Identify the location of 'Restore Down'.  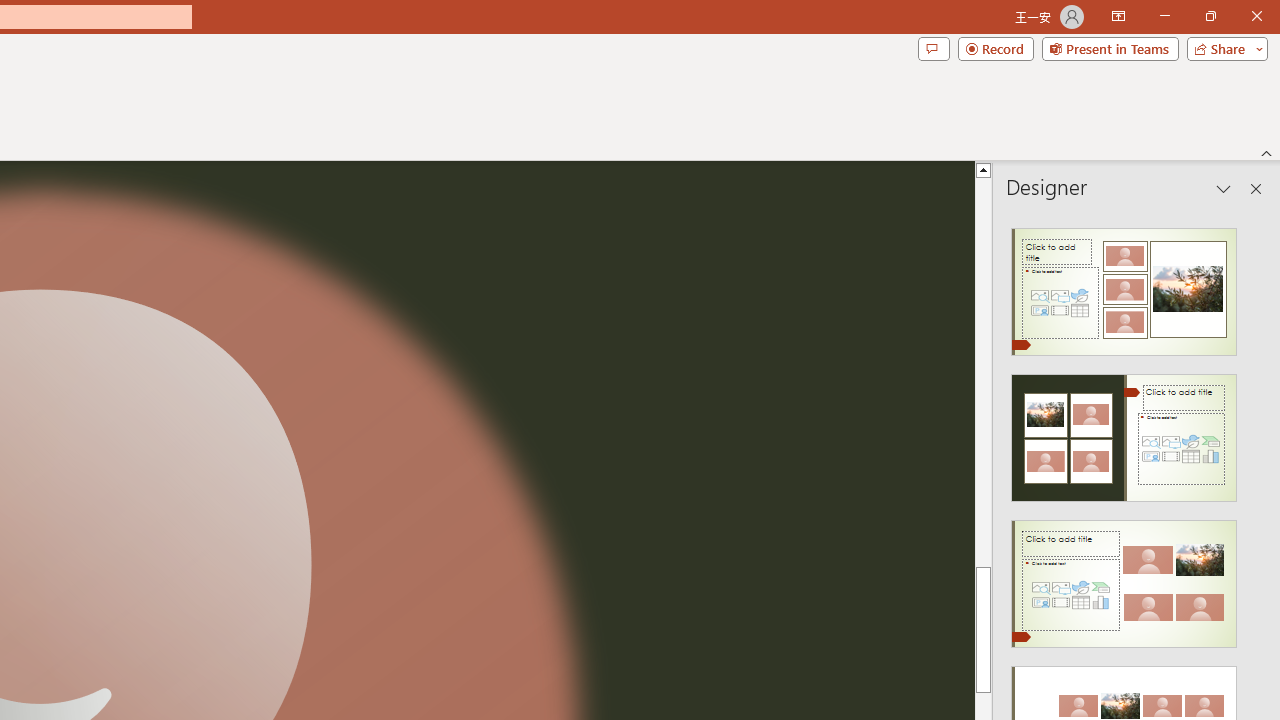
(1209, 16).